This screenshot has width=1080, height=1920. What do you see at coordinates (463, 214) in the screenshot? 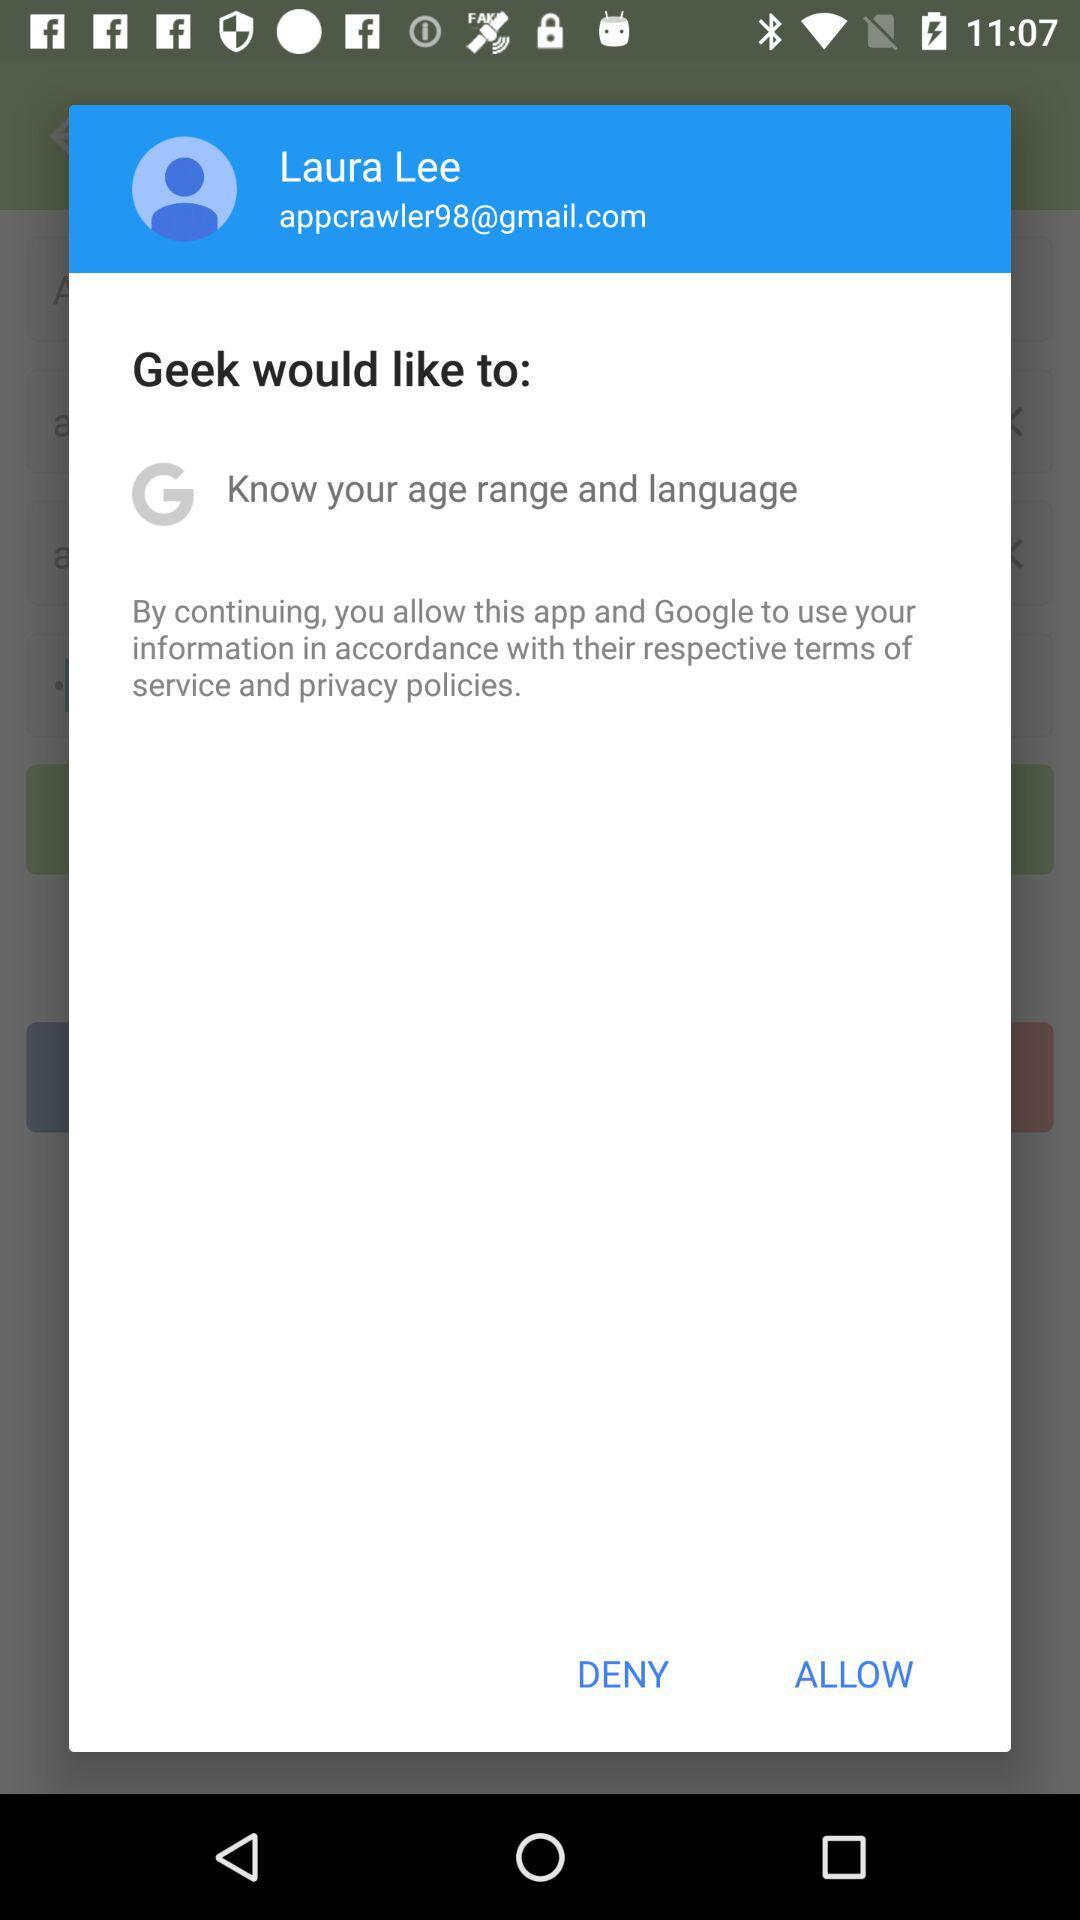
I see `appcrawler98@gmail.com icon` at bounding box center [463, 214].